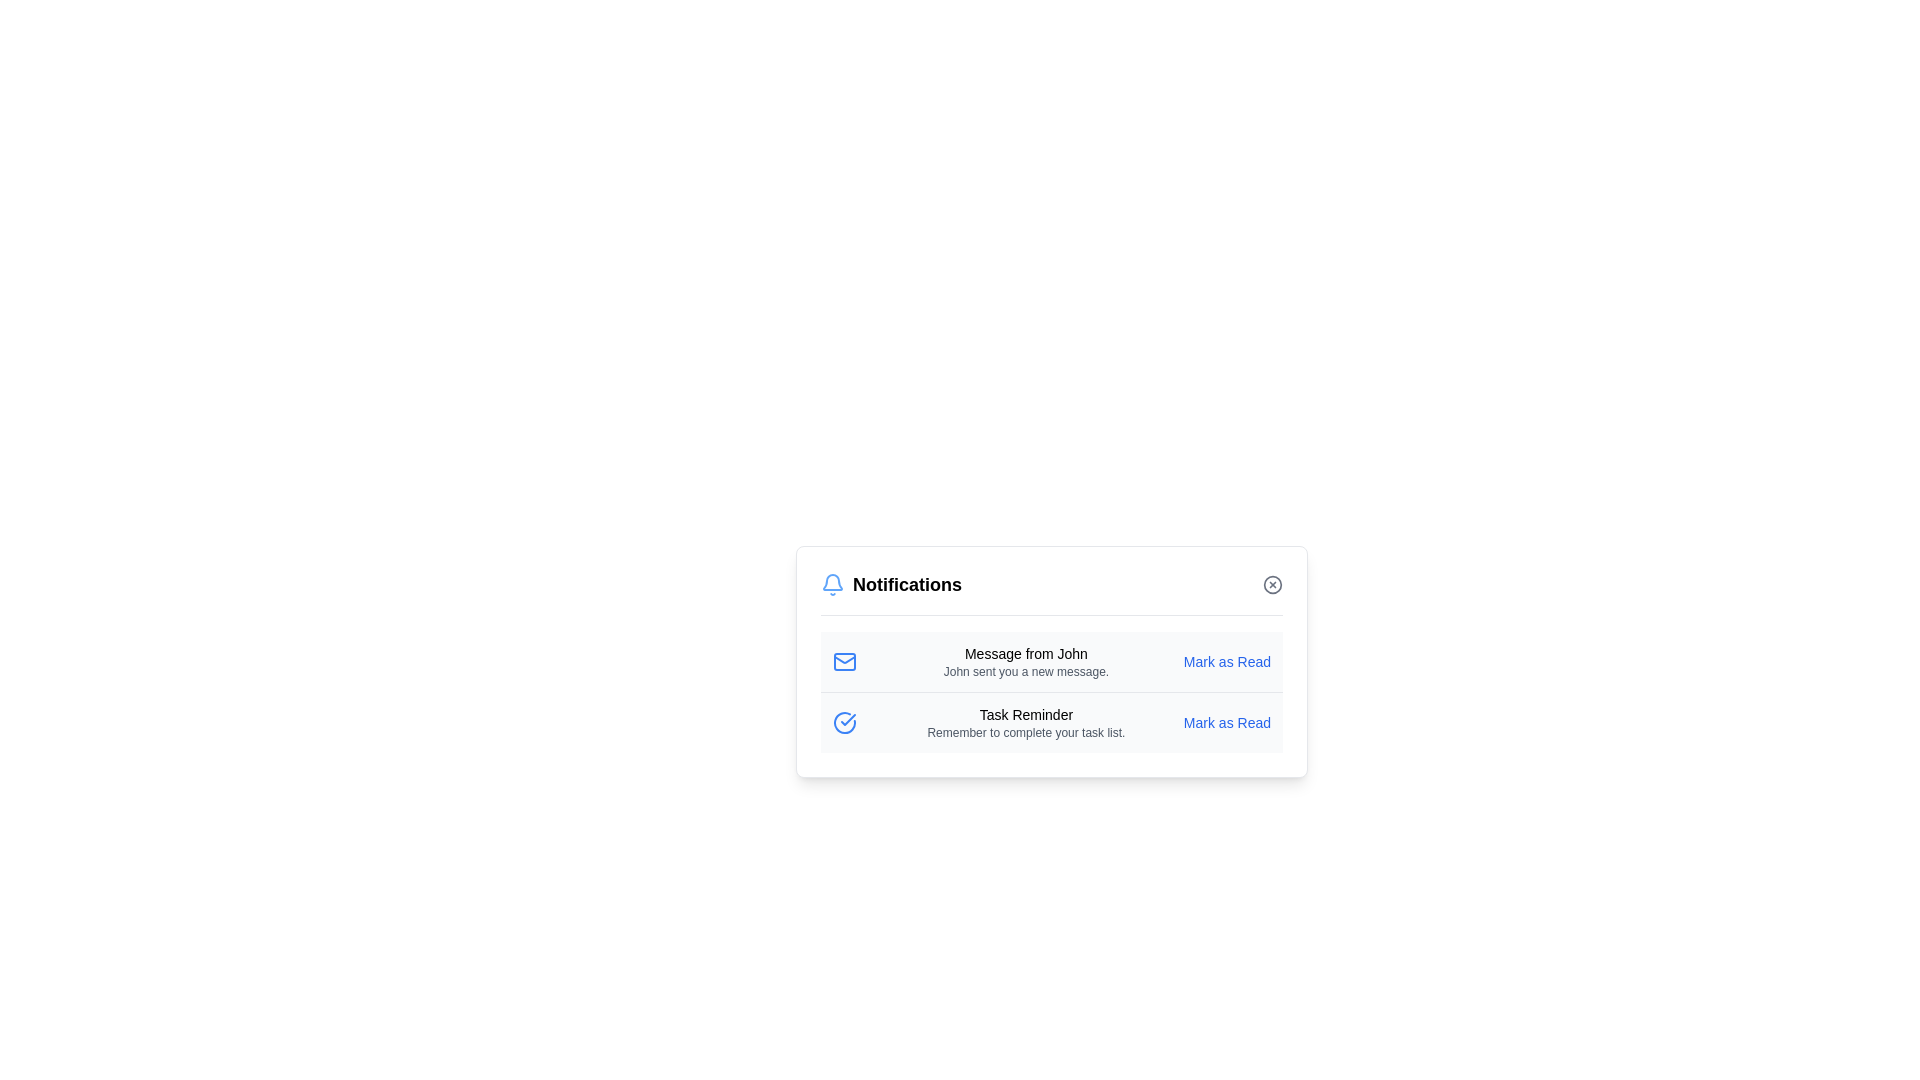  I want to click on text label that serves as the header for the second notification entry in the notification panel, located above the description 'Remember to complete your task list', so click(1026, 713).